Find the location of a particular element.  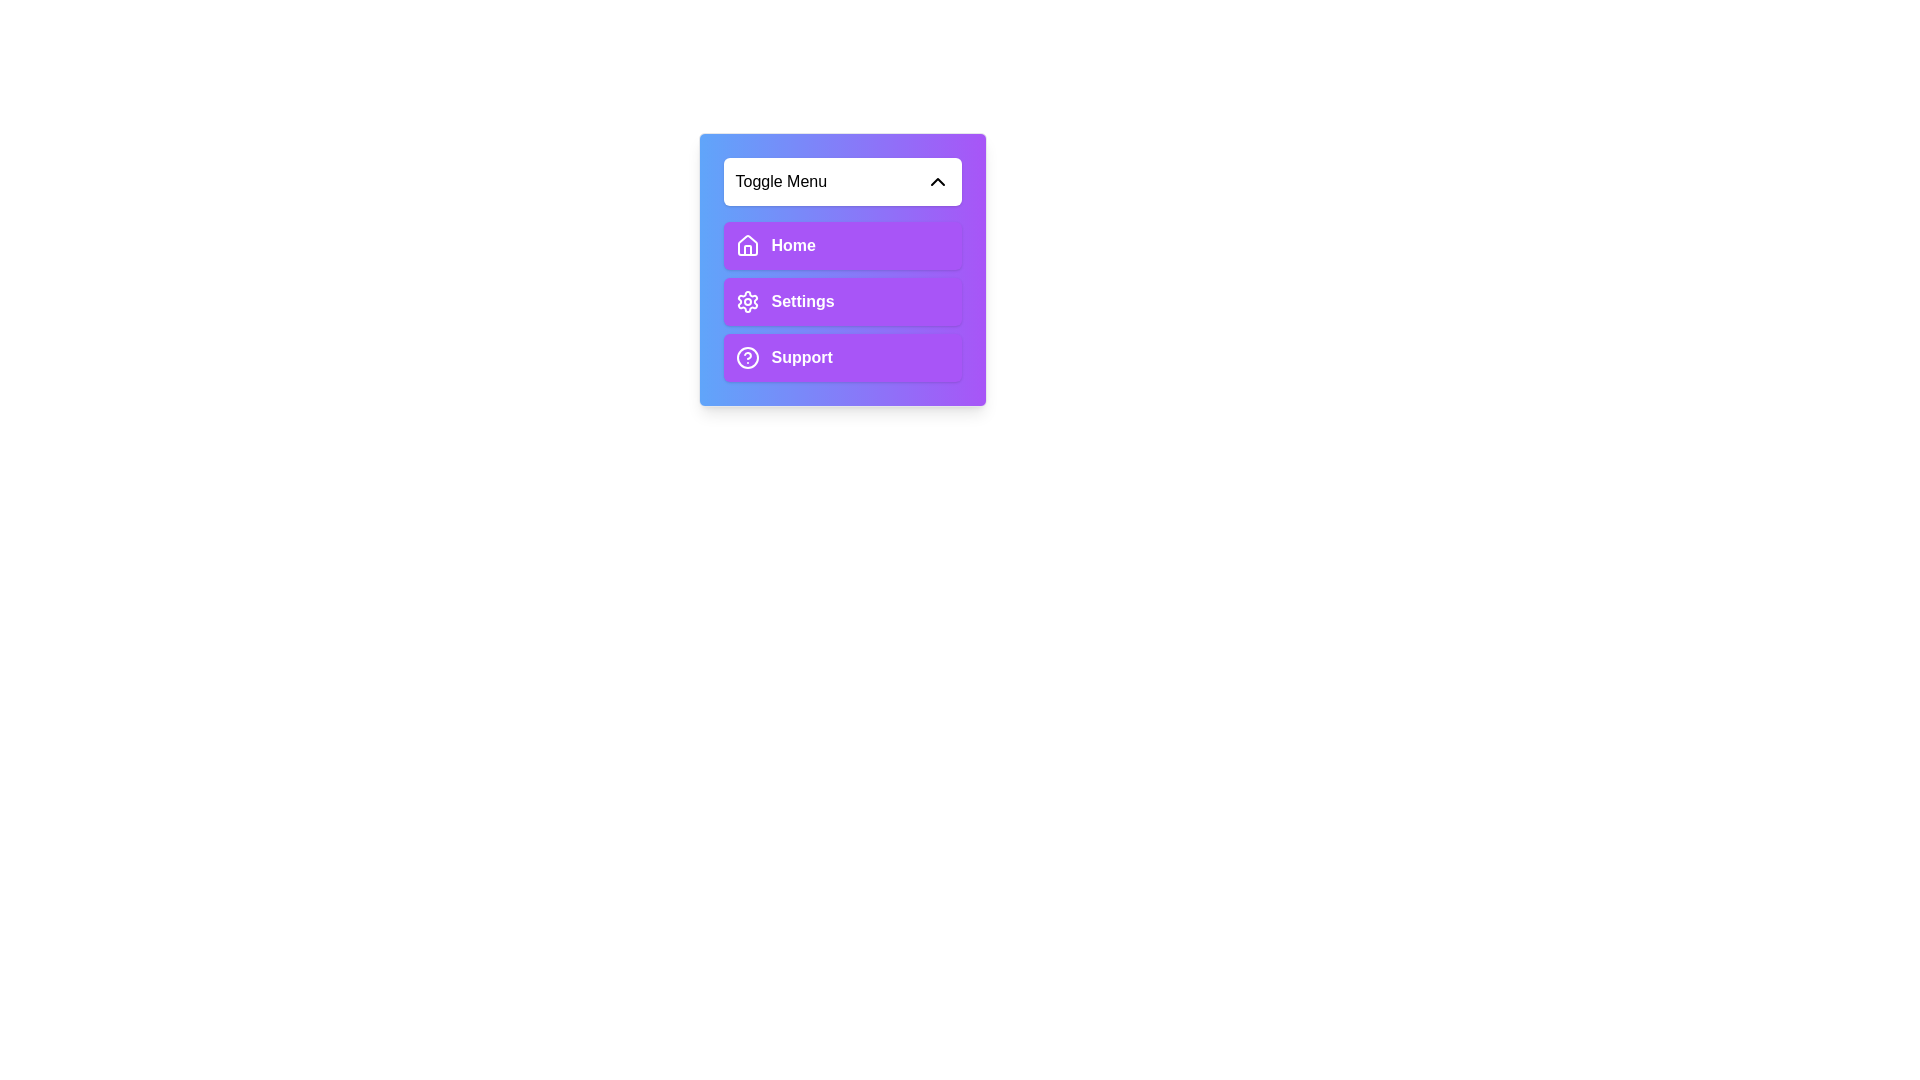

the upward-facing chevron icon with a thin black outline located at the far right of the 'Toggle Menu' header is located at coordinates (936, 181).